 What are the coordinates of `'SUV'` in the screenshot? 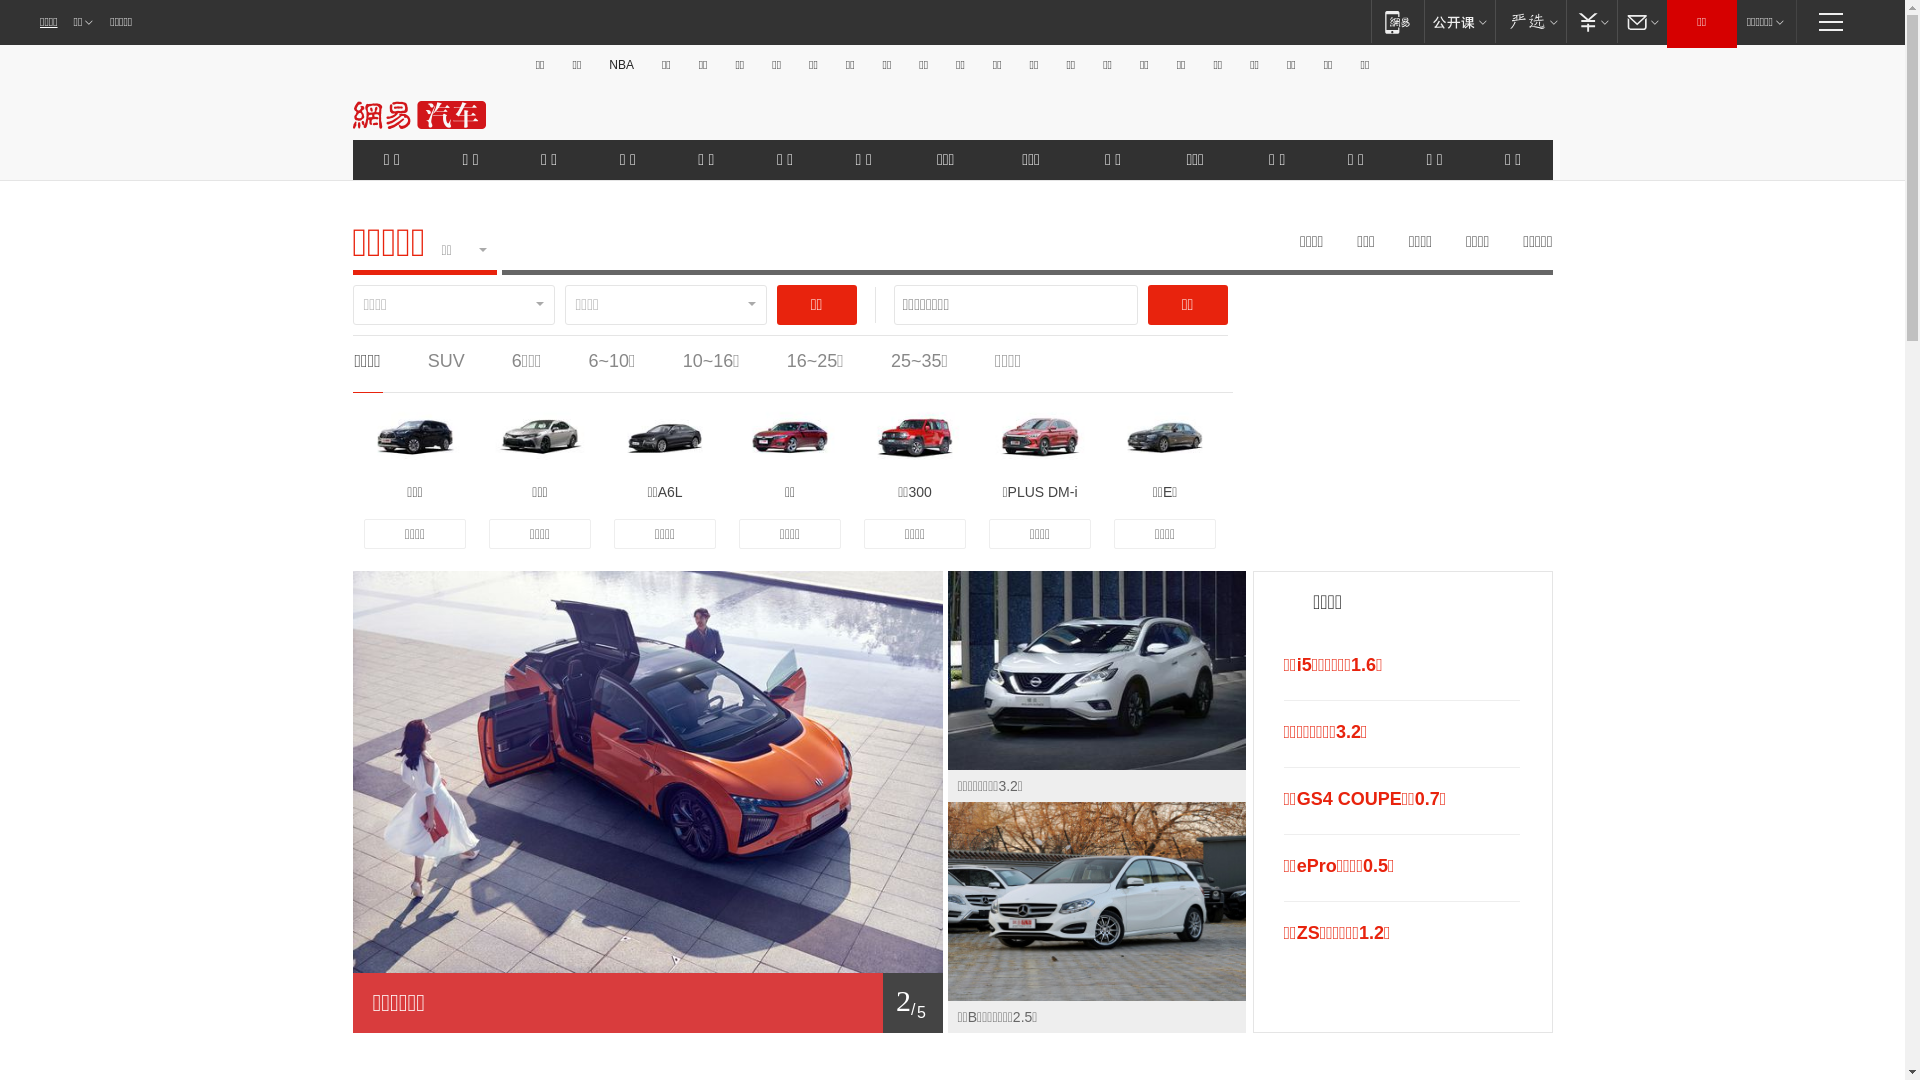 It's located at (445, 361).